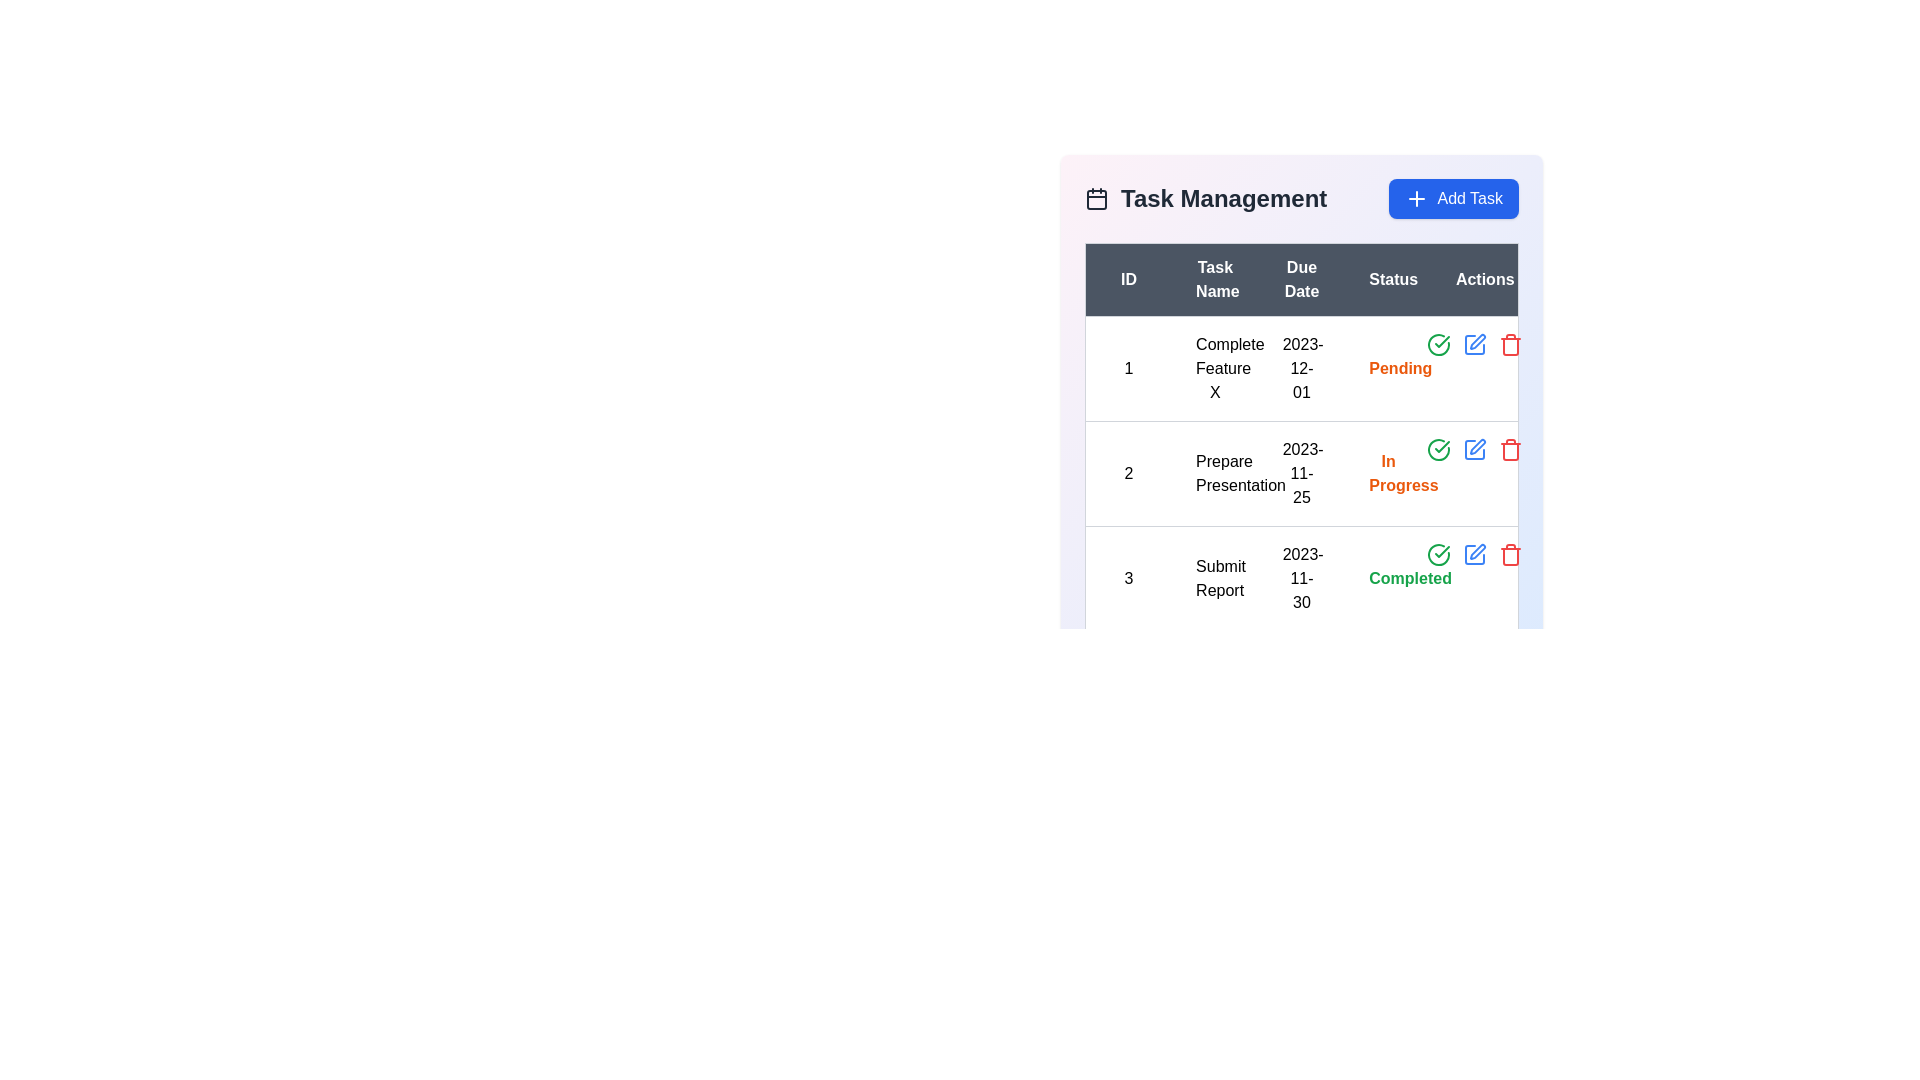 Image resolution: width=1920 pixels, height=1080 pixels. I want to click on the first task row in the Task Management table, which displays the task details including ID, name, due date, and status, so click(1301, 369).